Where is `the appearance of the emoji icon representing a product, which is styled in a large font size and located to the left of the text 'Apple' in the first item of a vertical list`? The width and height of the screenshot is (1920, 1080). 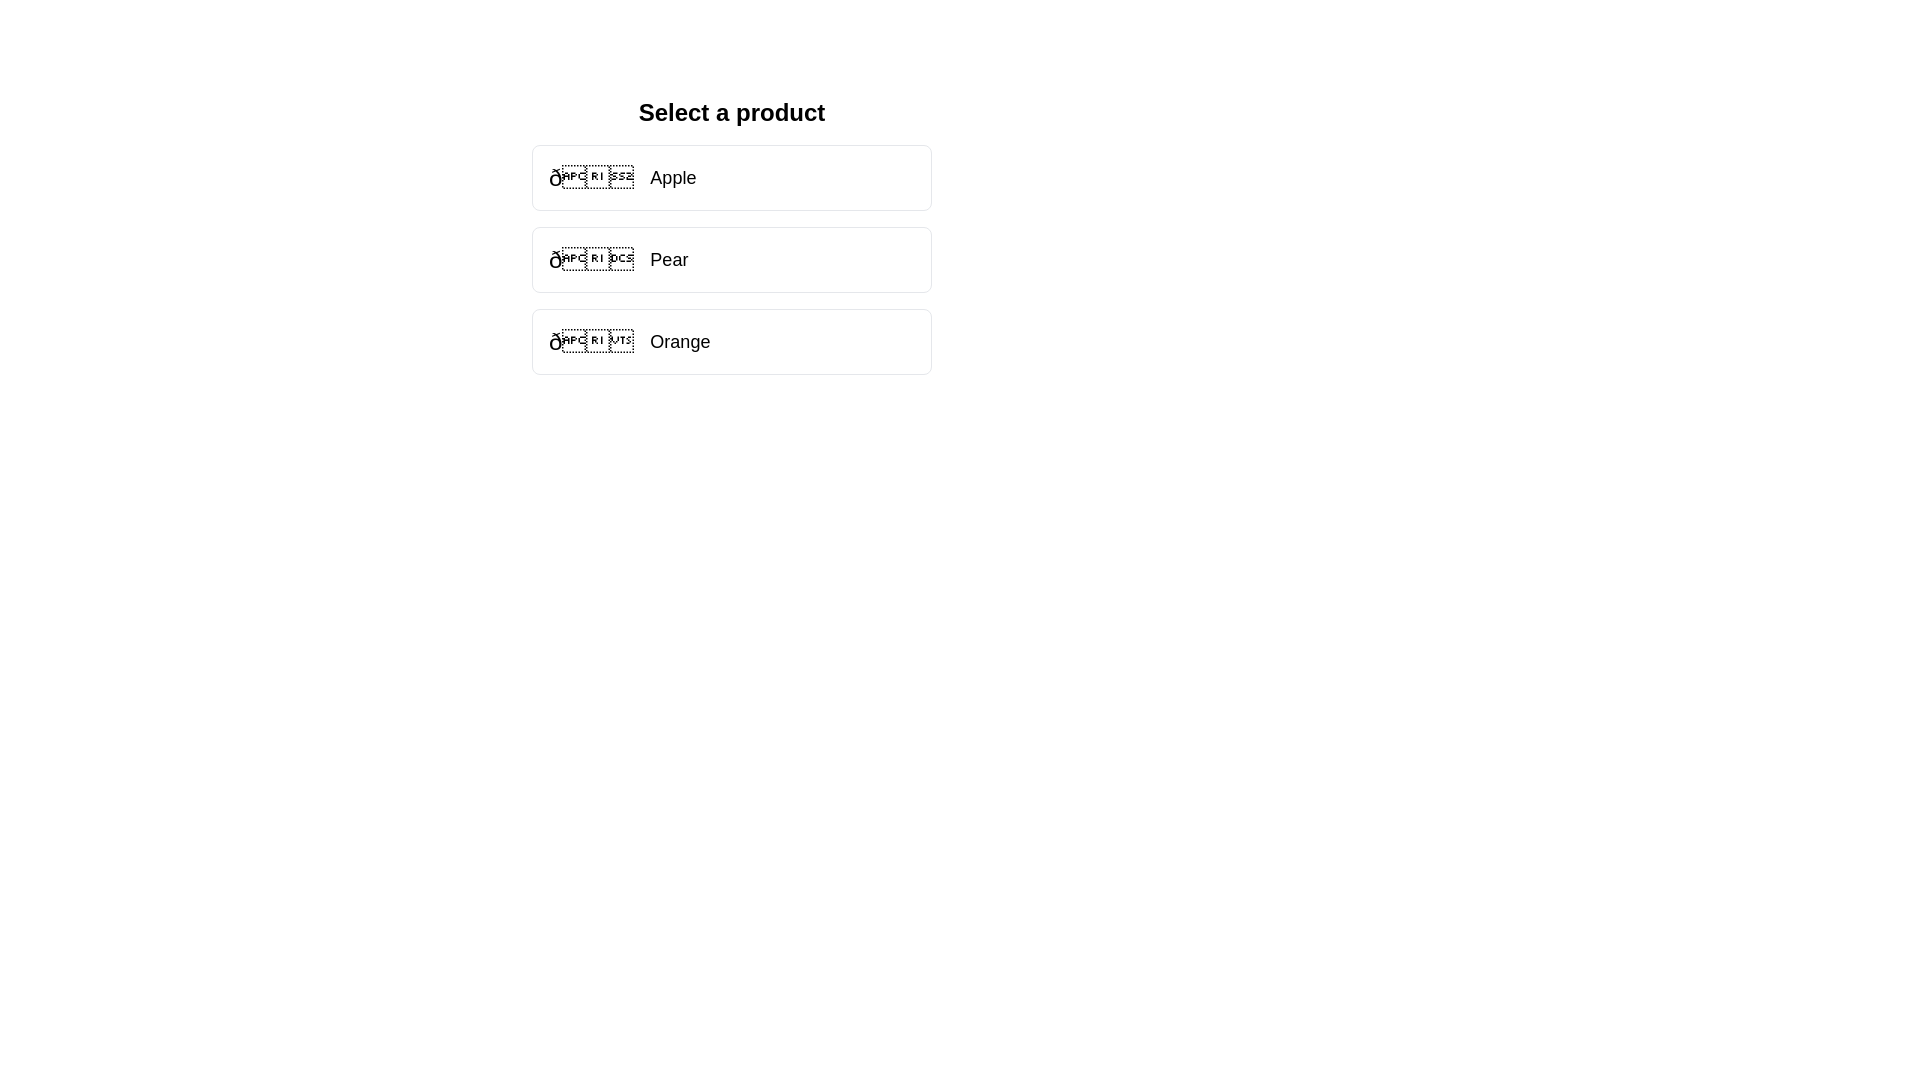 the appearance of the emoji icon representing a product, which is styled in a large font size and located to the left of the text 'Apple' in the first item of a vertical list is located at coordinates (590, 176).